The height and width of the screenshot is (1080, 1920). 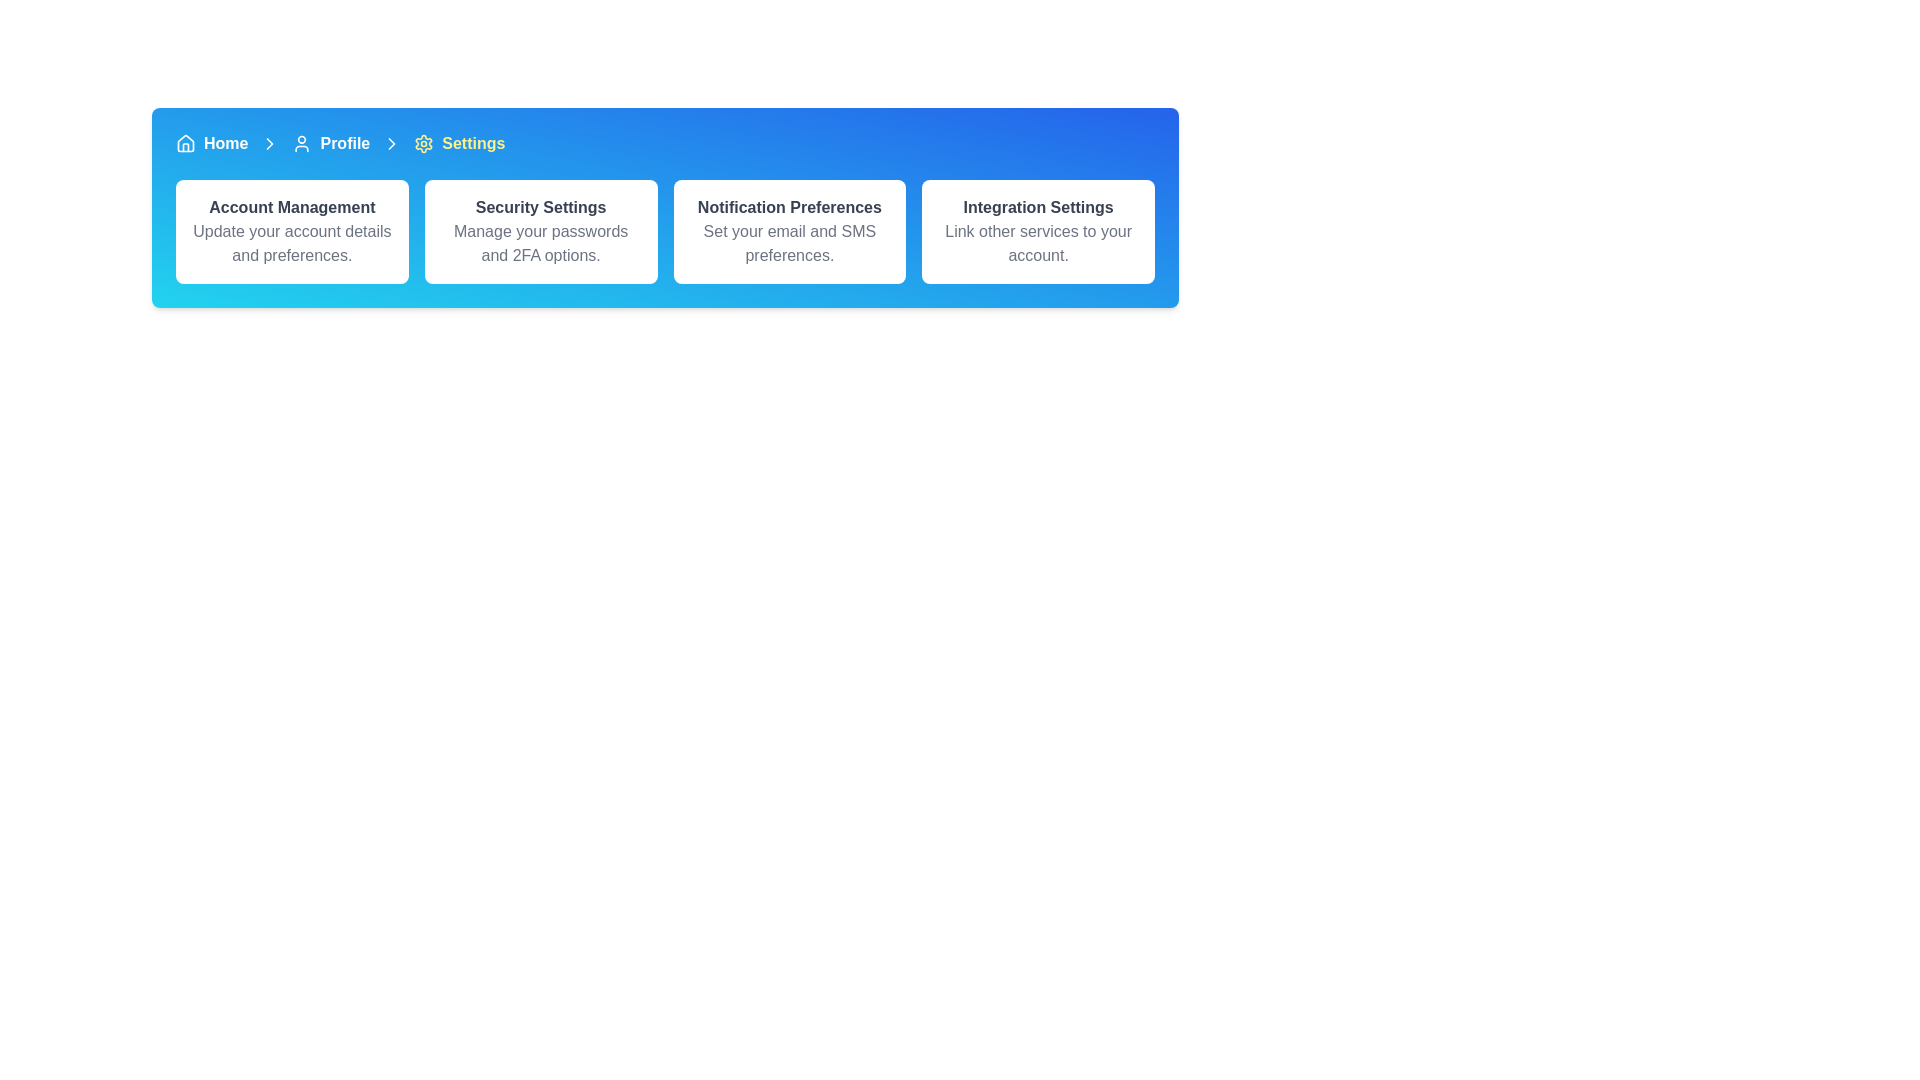 I want to click on the rightward chevron arrow icon located in the top navigation menu bar, positioned immediately after the 'Profile' text and before the 'Settings' icon, to interact with the breadcrumb navigation, so click(x=269, y=142).